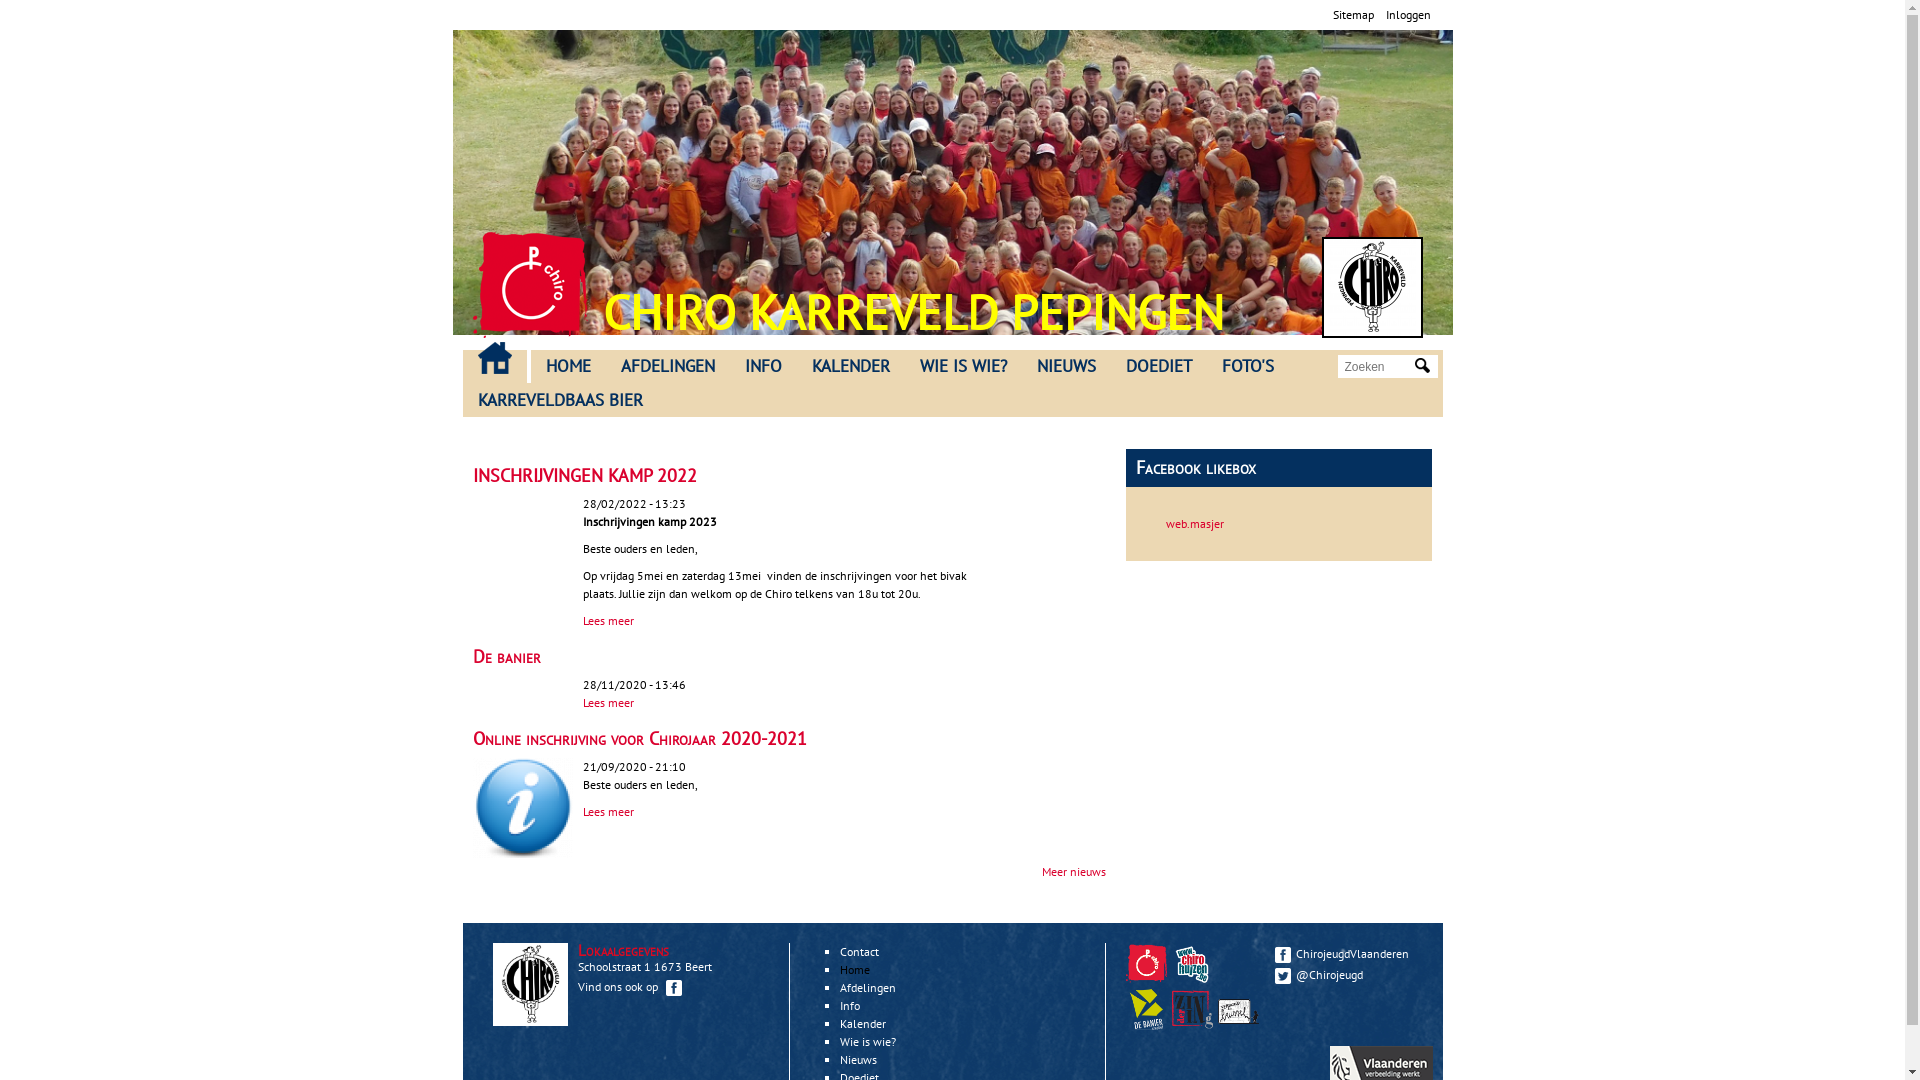 Image resolution: width=1920 pixels, height=1080 pixels. Describe the element at coordinates (1272, 974) in the screenshot. I see `'Twitter'` at that location.